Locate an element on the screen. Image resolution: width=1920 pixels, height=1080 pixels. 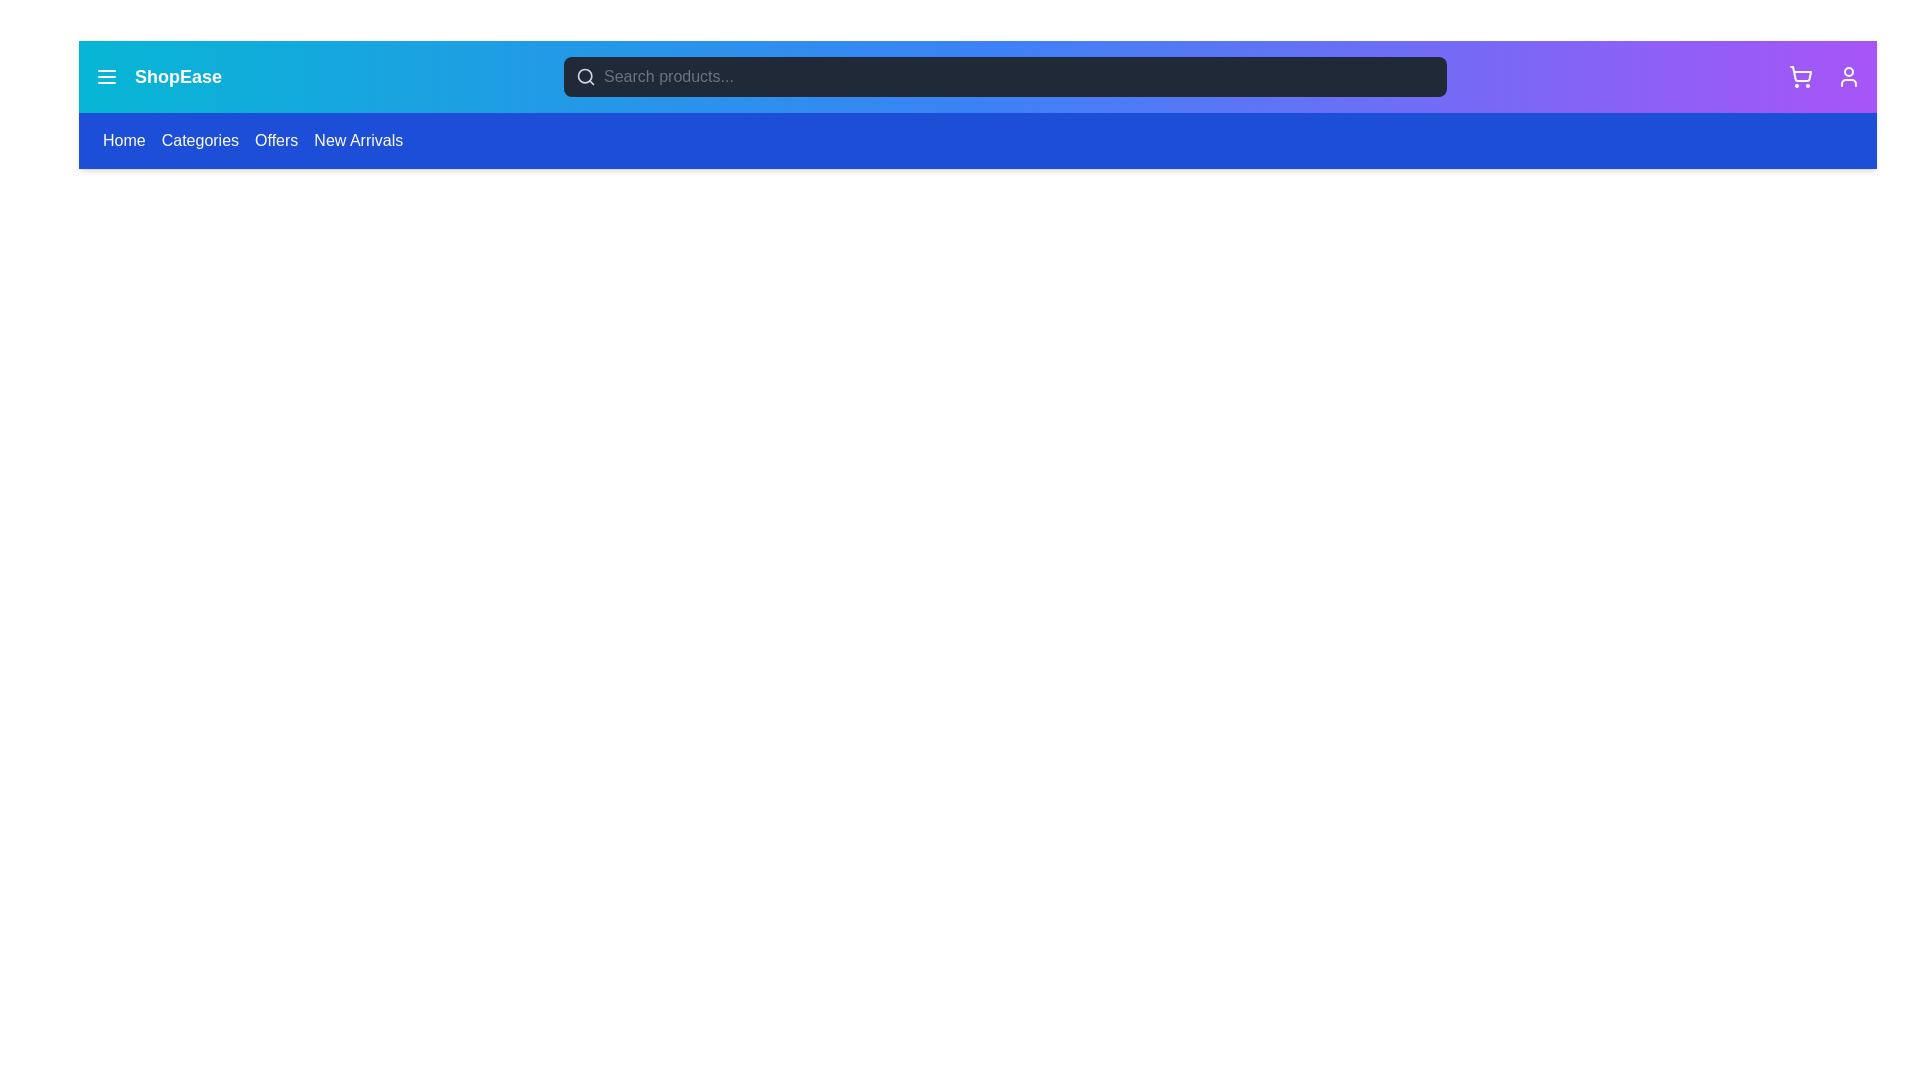
the 'ShopEase' text label, which is styled in white with a bold font and located in the top navigation bar of the page is located at coordinates (178, 76).